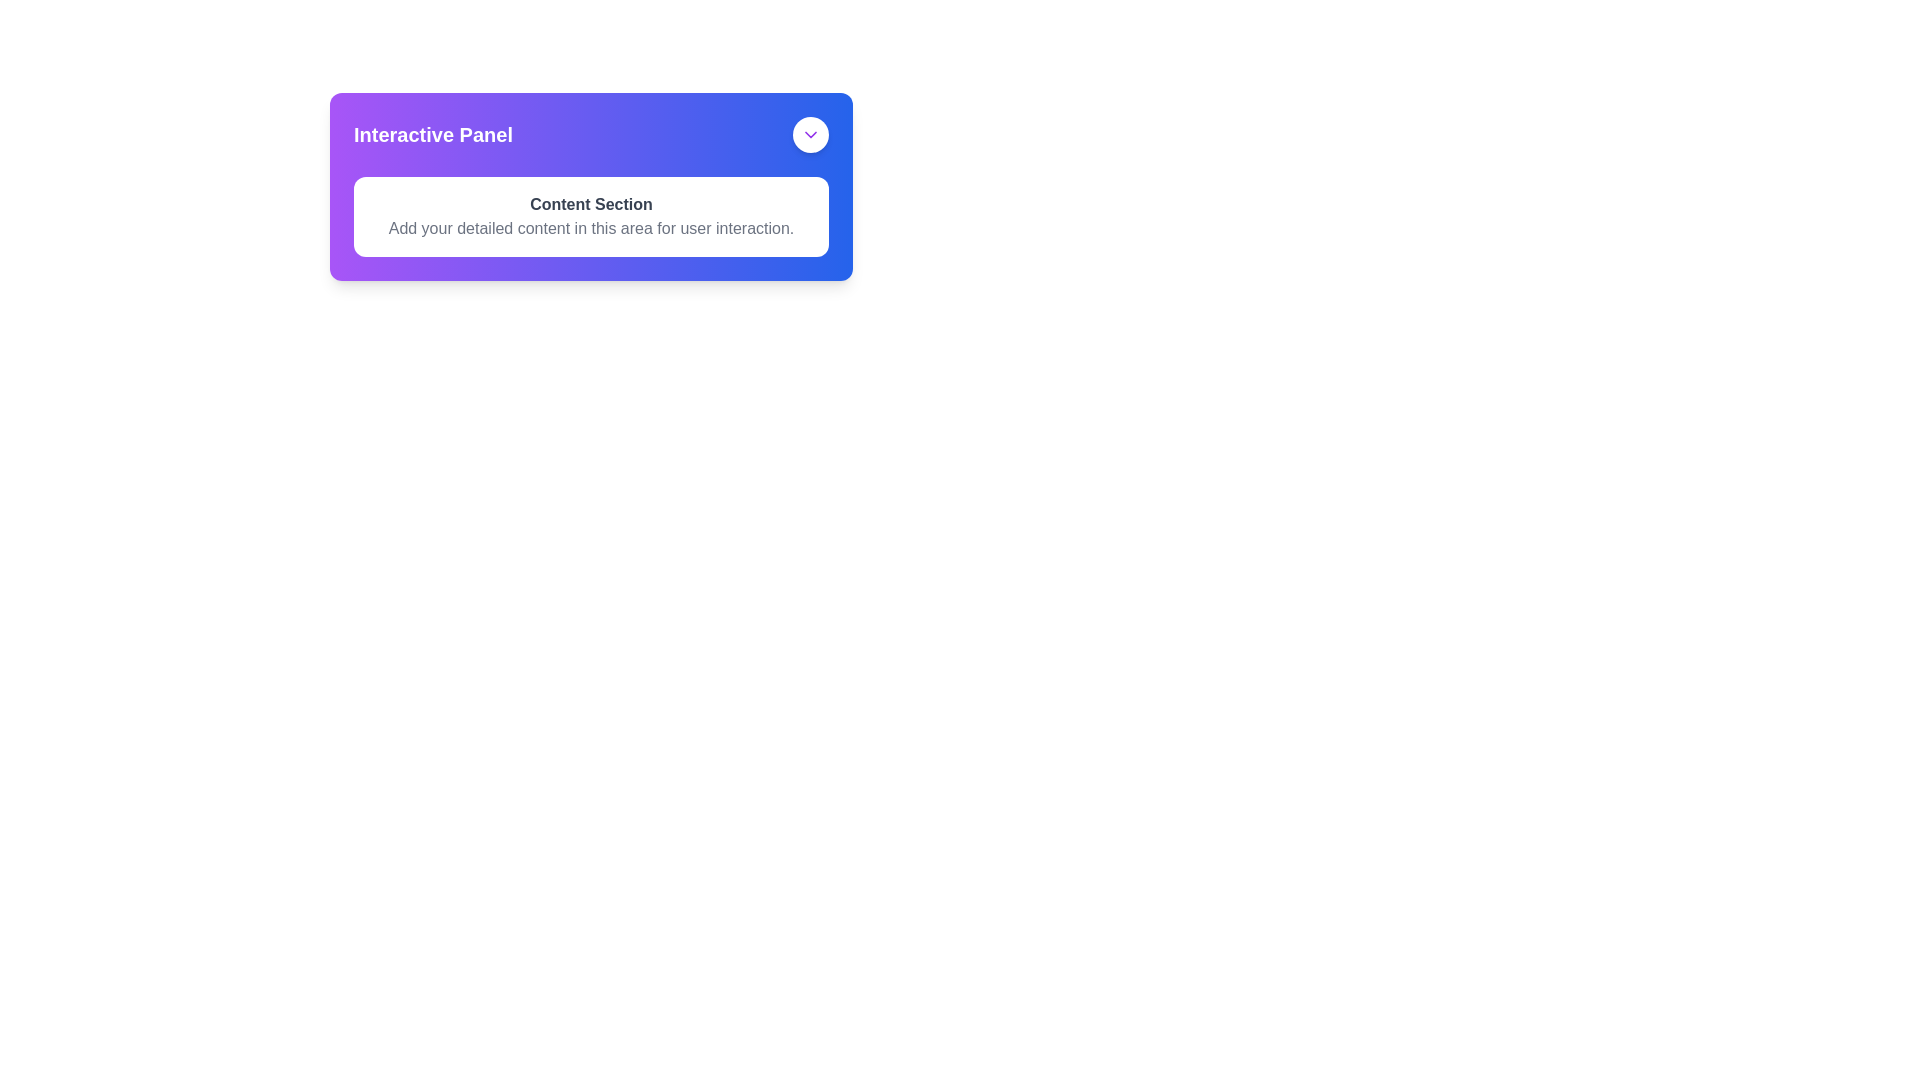  I want to click on the toggle button, so click(811, 135).